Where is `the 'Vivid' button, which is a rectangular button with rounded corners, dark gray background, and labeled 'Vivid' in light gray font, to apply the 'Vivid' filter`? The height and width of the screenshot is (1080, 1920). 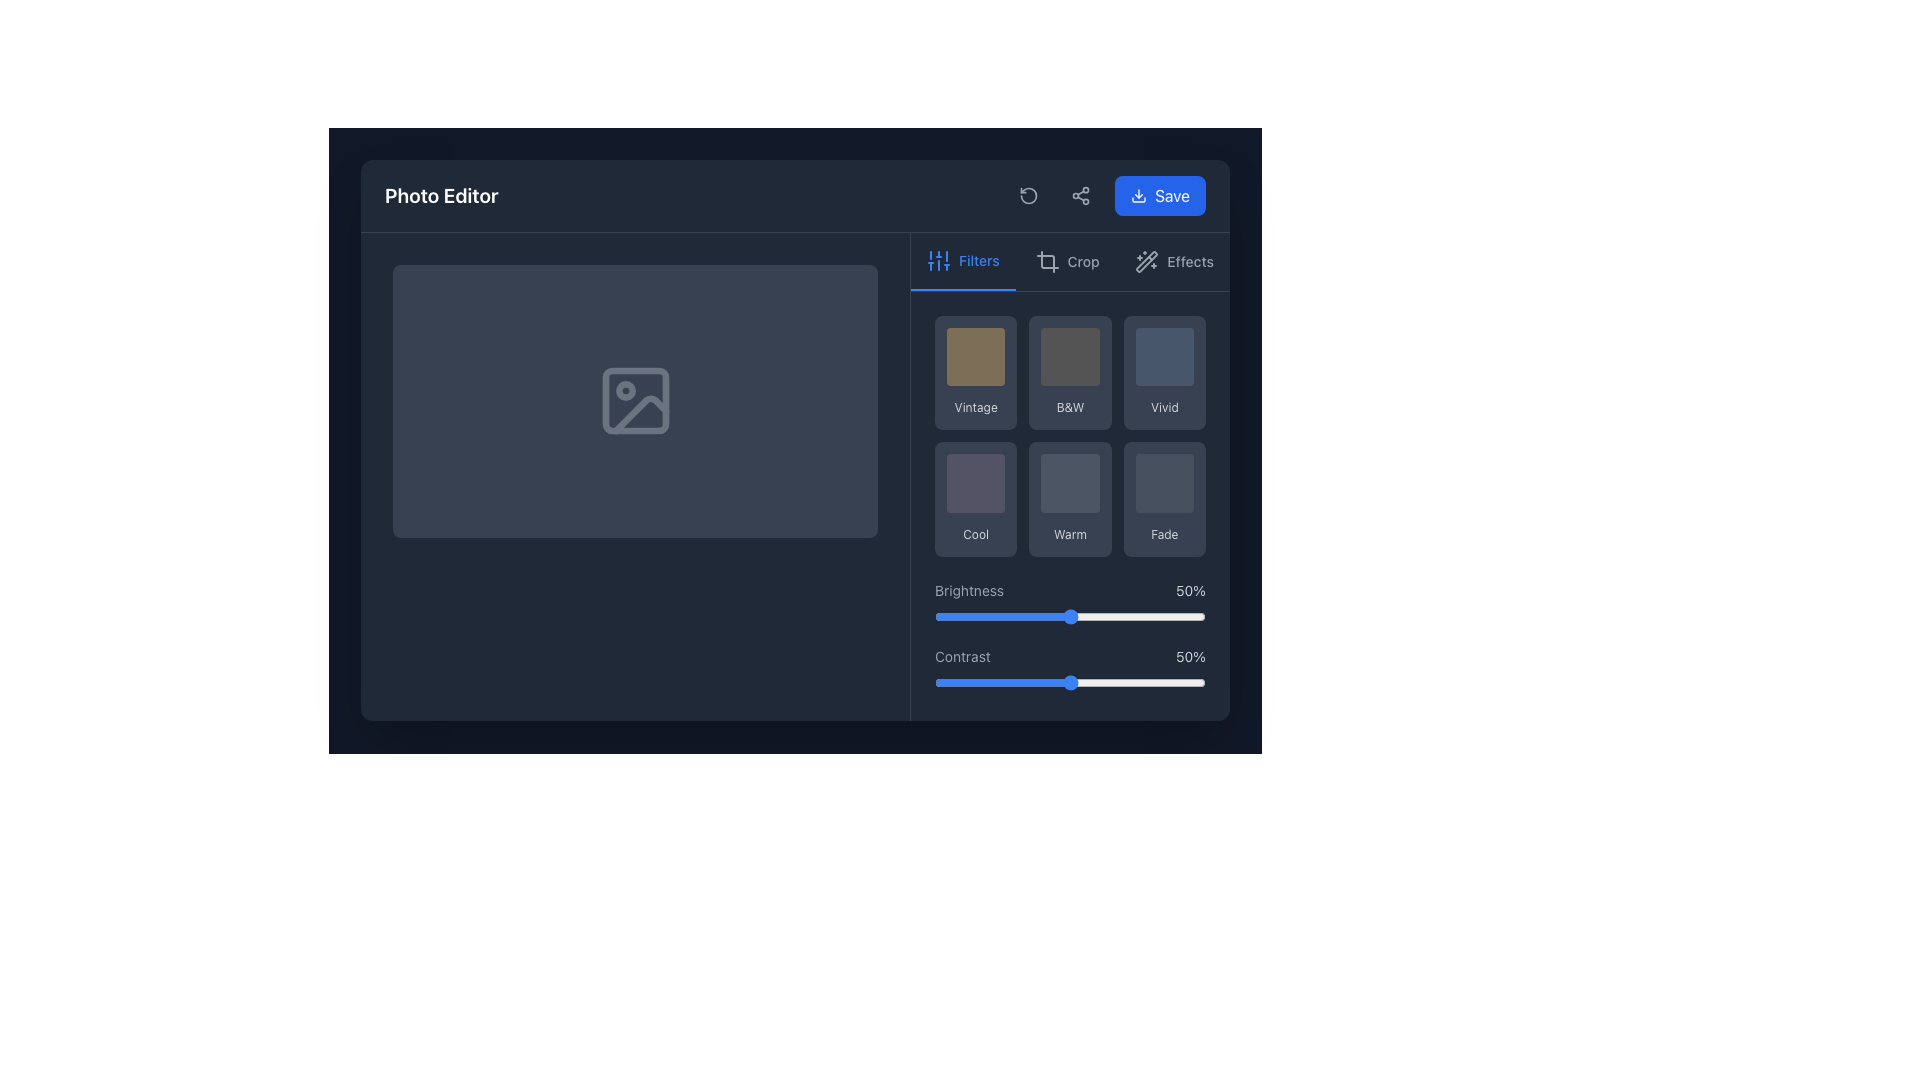 the 'Vivid' button, which is a rectangular button with rounded corners, dark gray background, and labeled 'Vivid' in light gray font, to apply the 'Vivid' filter is located at coordinates (1164, 373).